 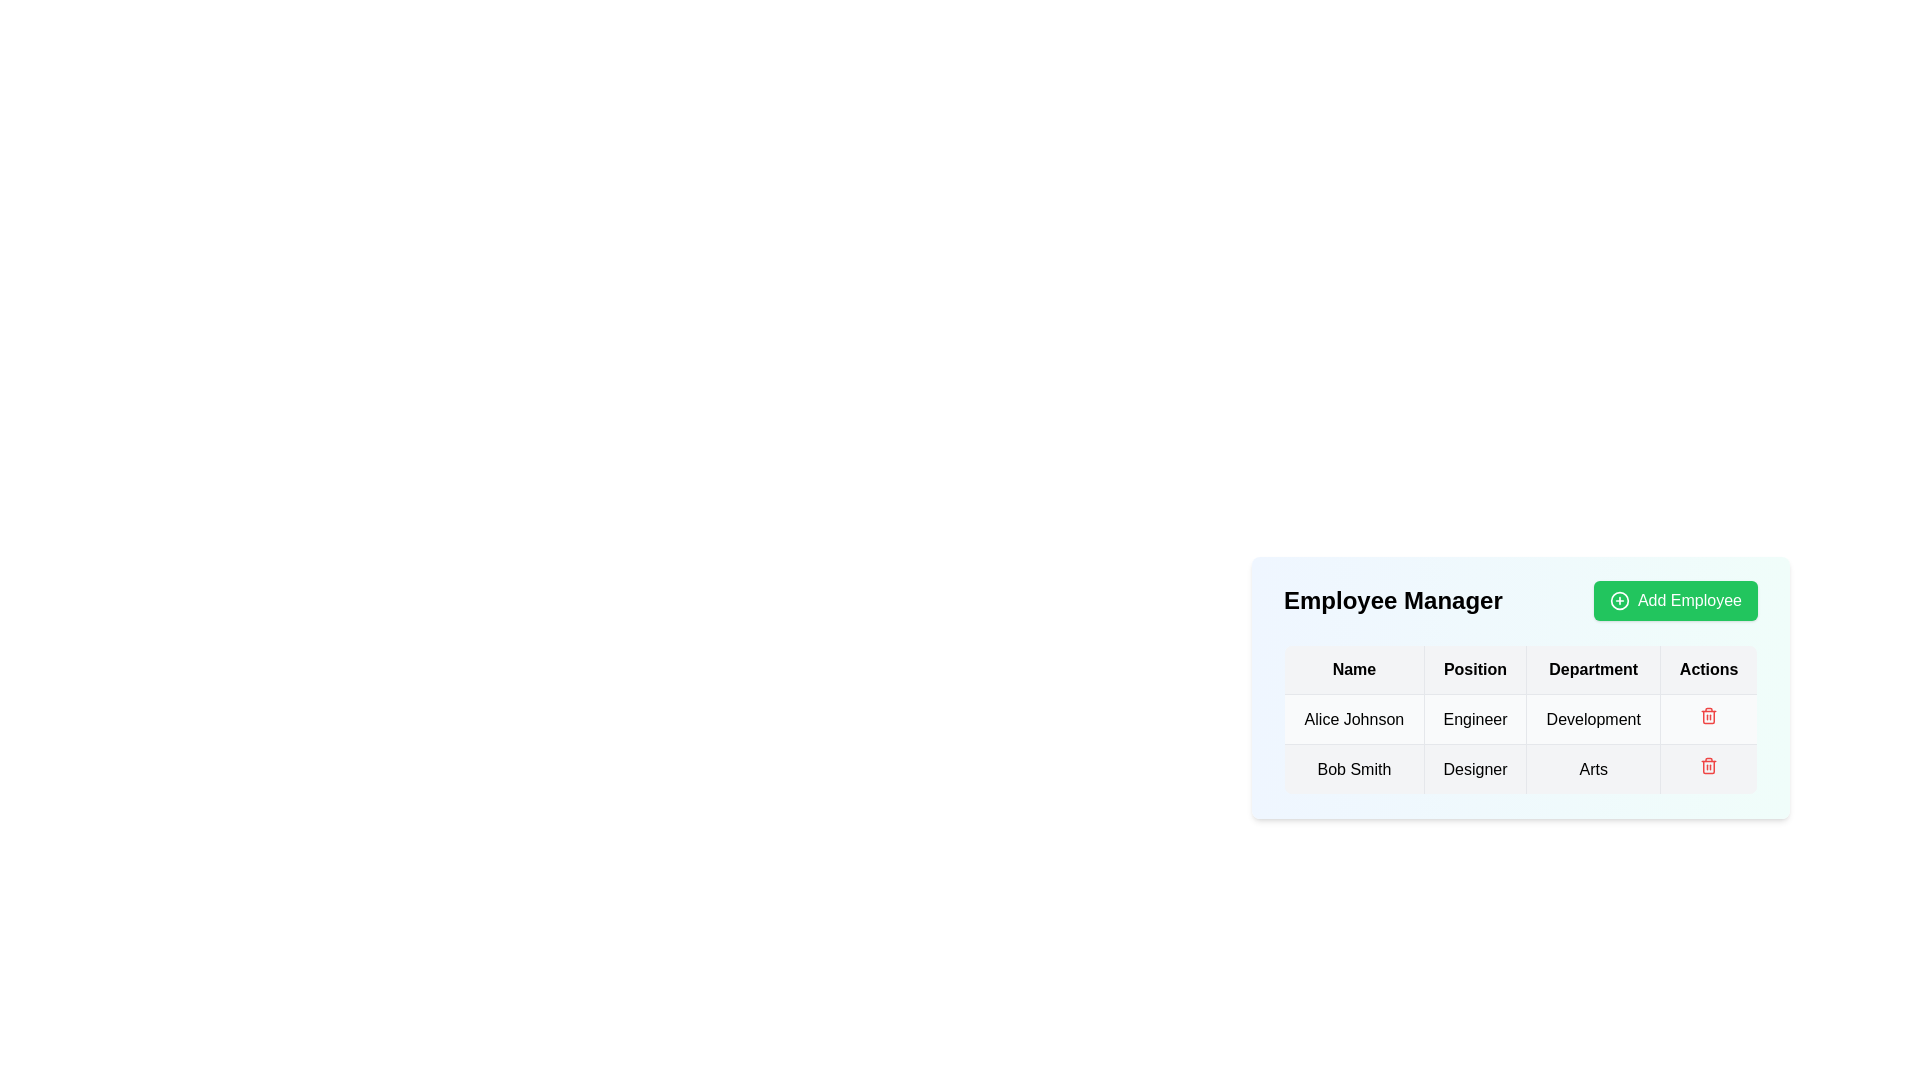 What do you see at coordinates (1354, 768) in the screenshot?
I see `the Text label in the second row of the 'Name' column, which identifies an individual in a table listing` at bounding box center [1354, 768].